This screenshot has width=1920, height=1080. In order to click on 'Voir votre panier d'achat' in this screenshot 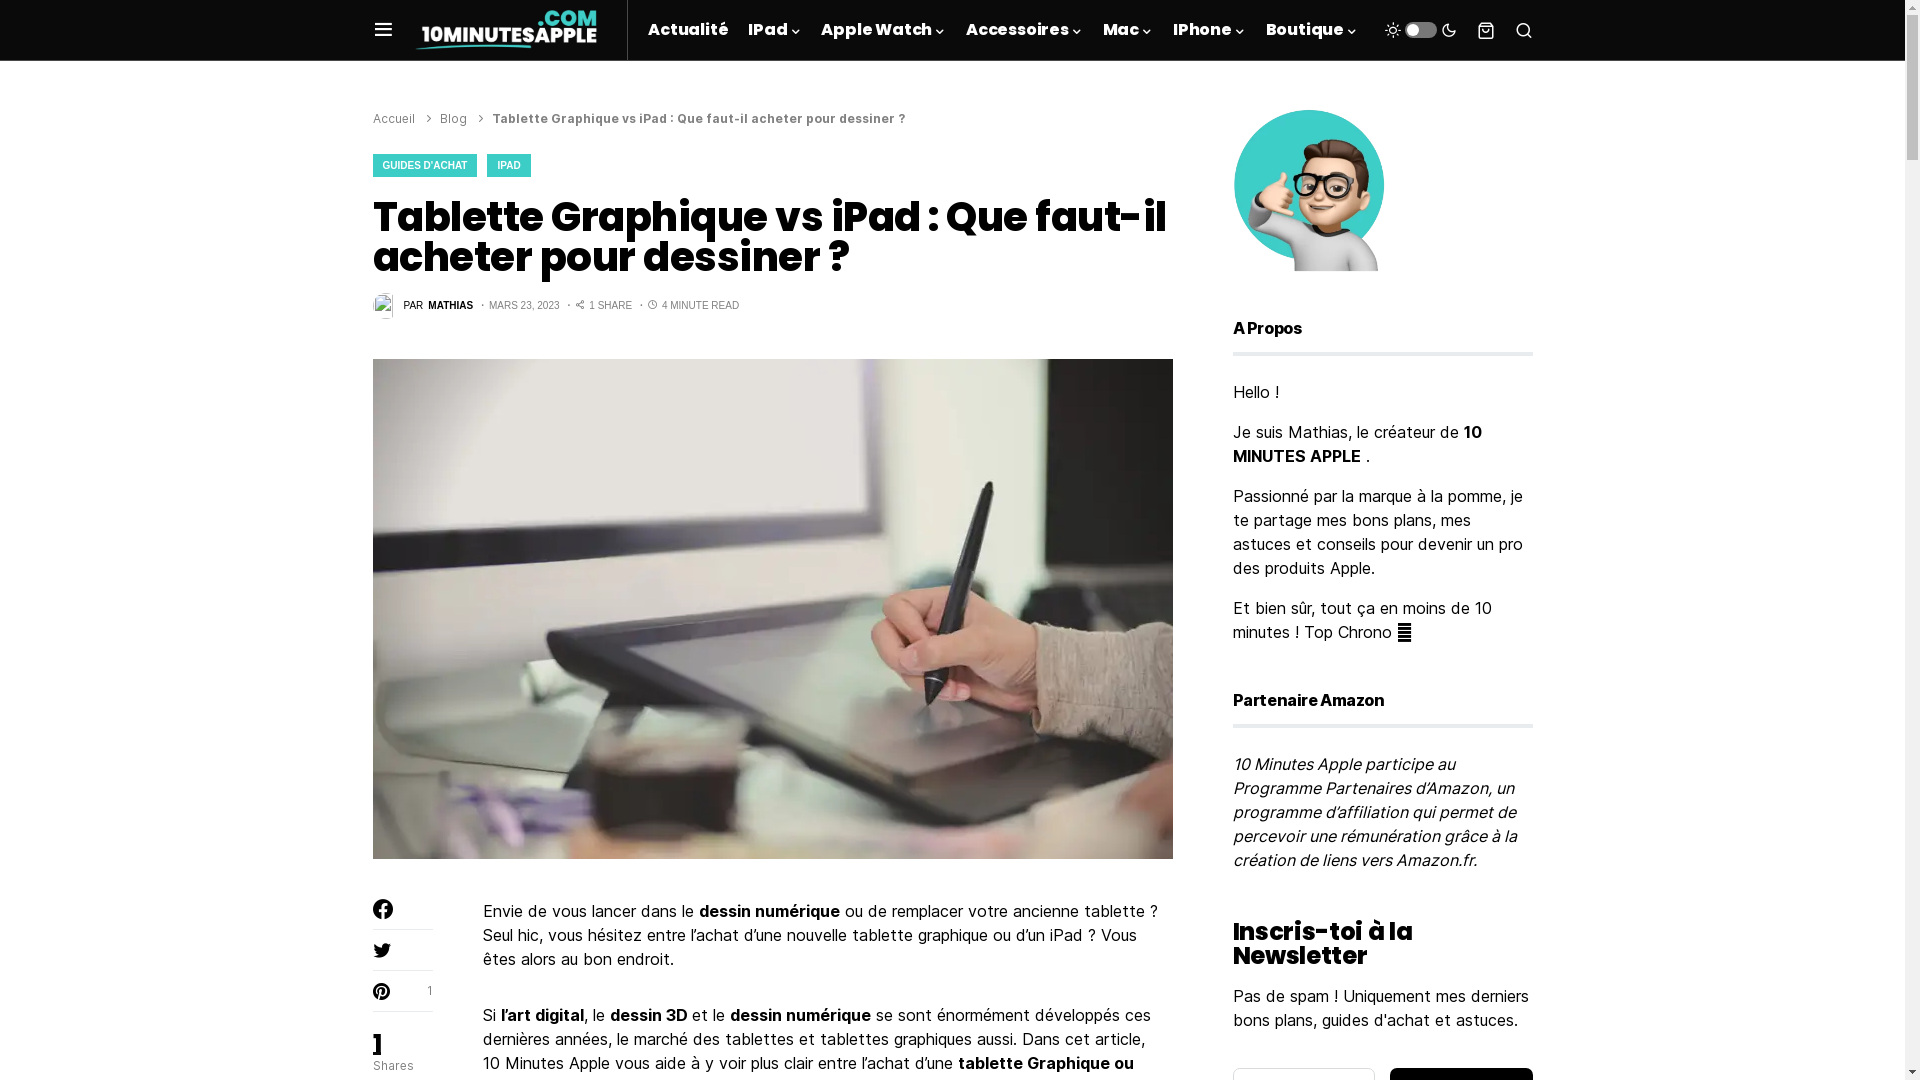, I will do `click(1484, 30)`.